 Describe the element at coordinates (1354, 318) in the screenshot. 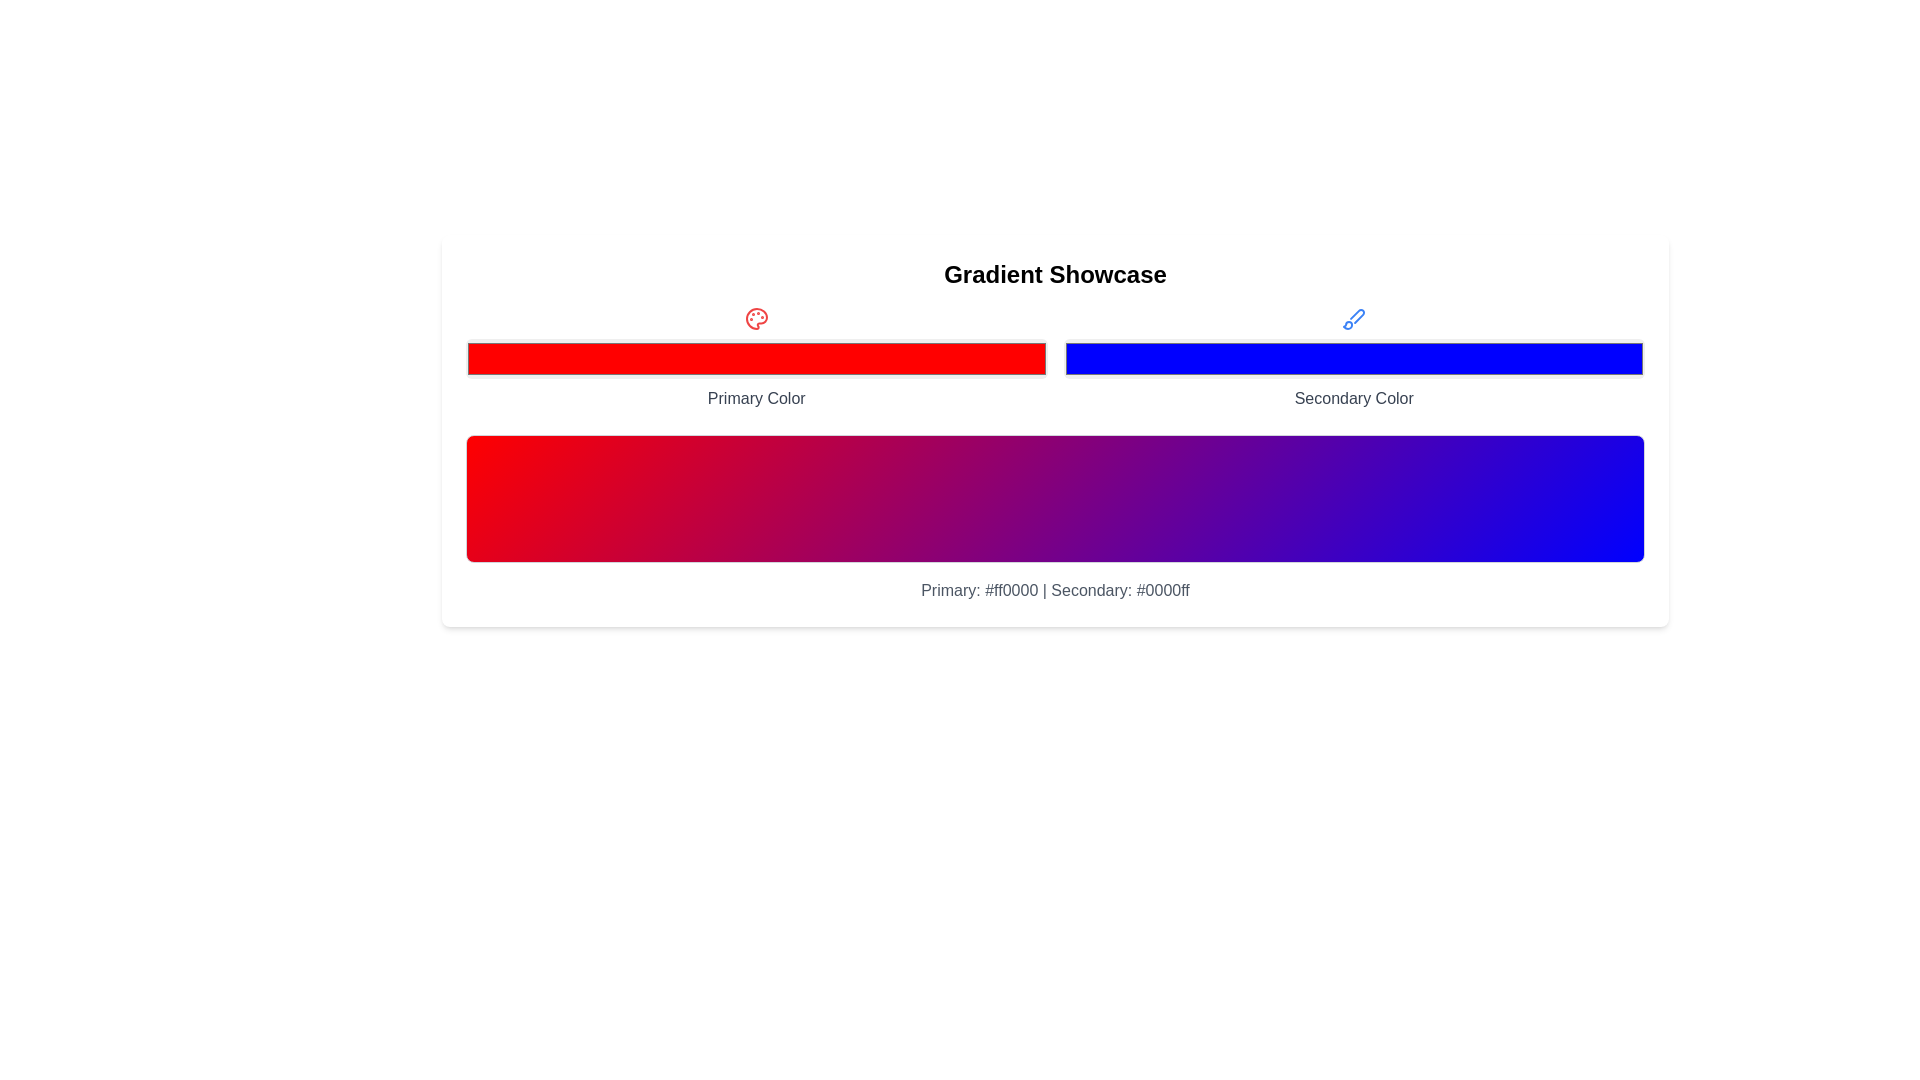

I see `the small SVG icon representing a brush or painter's tool with a blue outline, located in the 'Secondary Color' section above the text 'Secondary Color'` at that location.